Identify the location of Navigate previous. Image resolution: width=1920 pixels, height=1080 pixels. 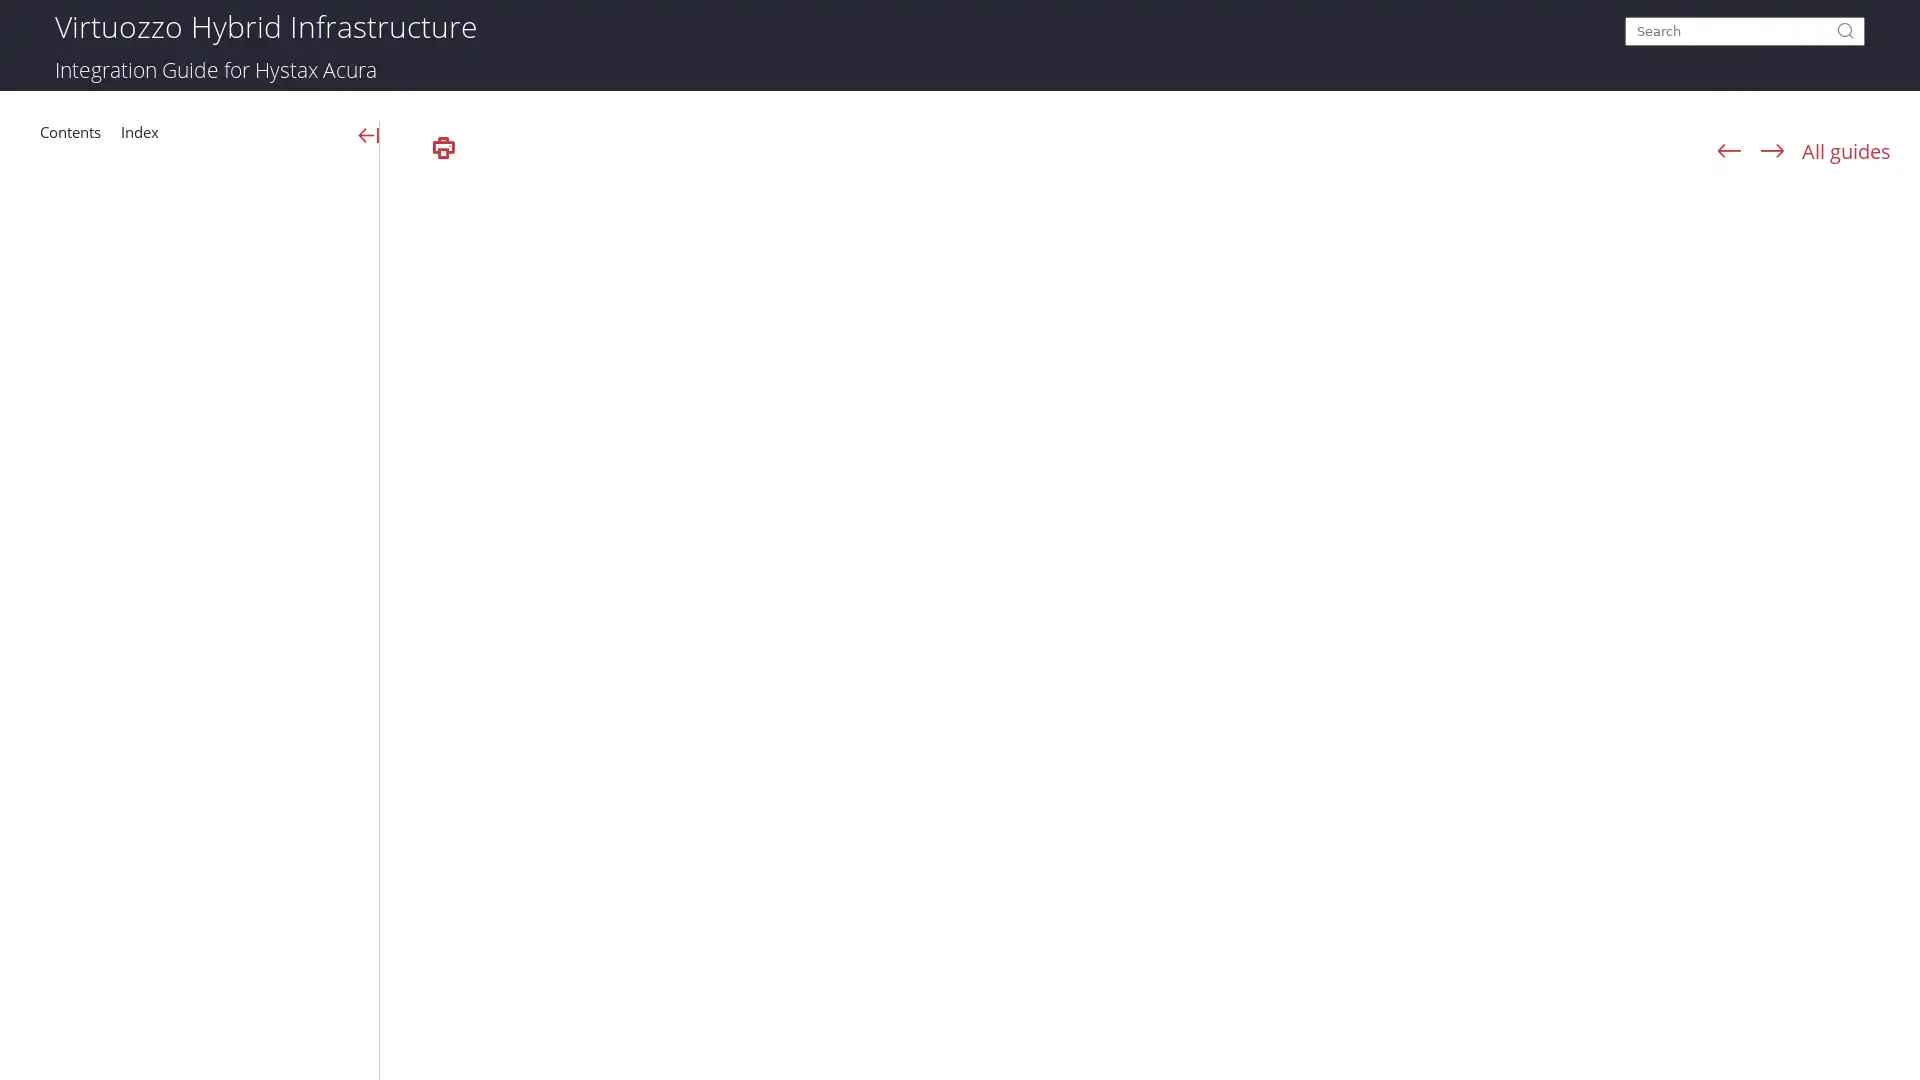
(1728, 149).